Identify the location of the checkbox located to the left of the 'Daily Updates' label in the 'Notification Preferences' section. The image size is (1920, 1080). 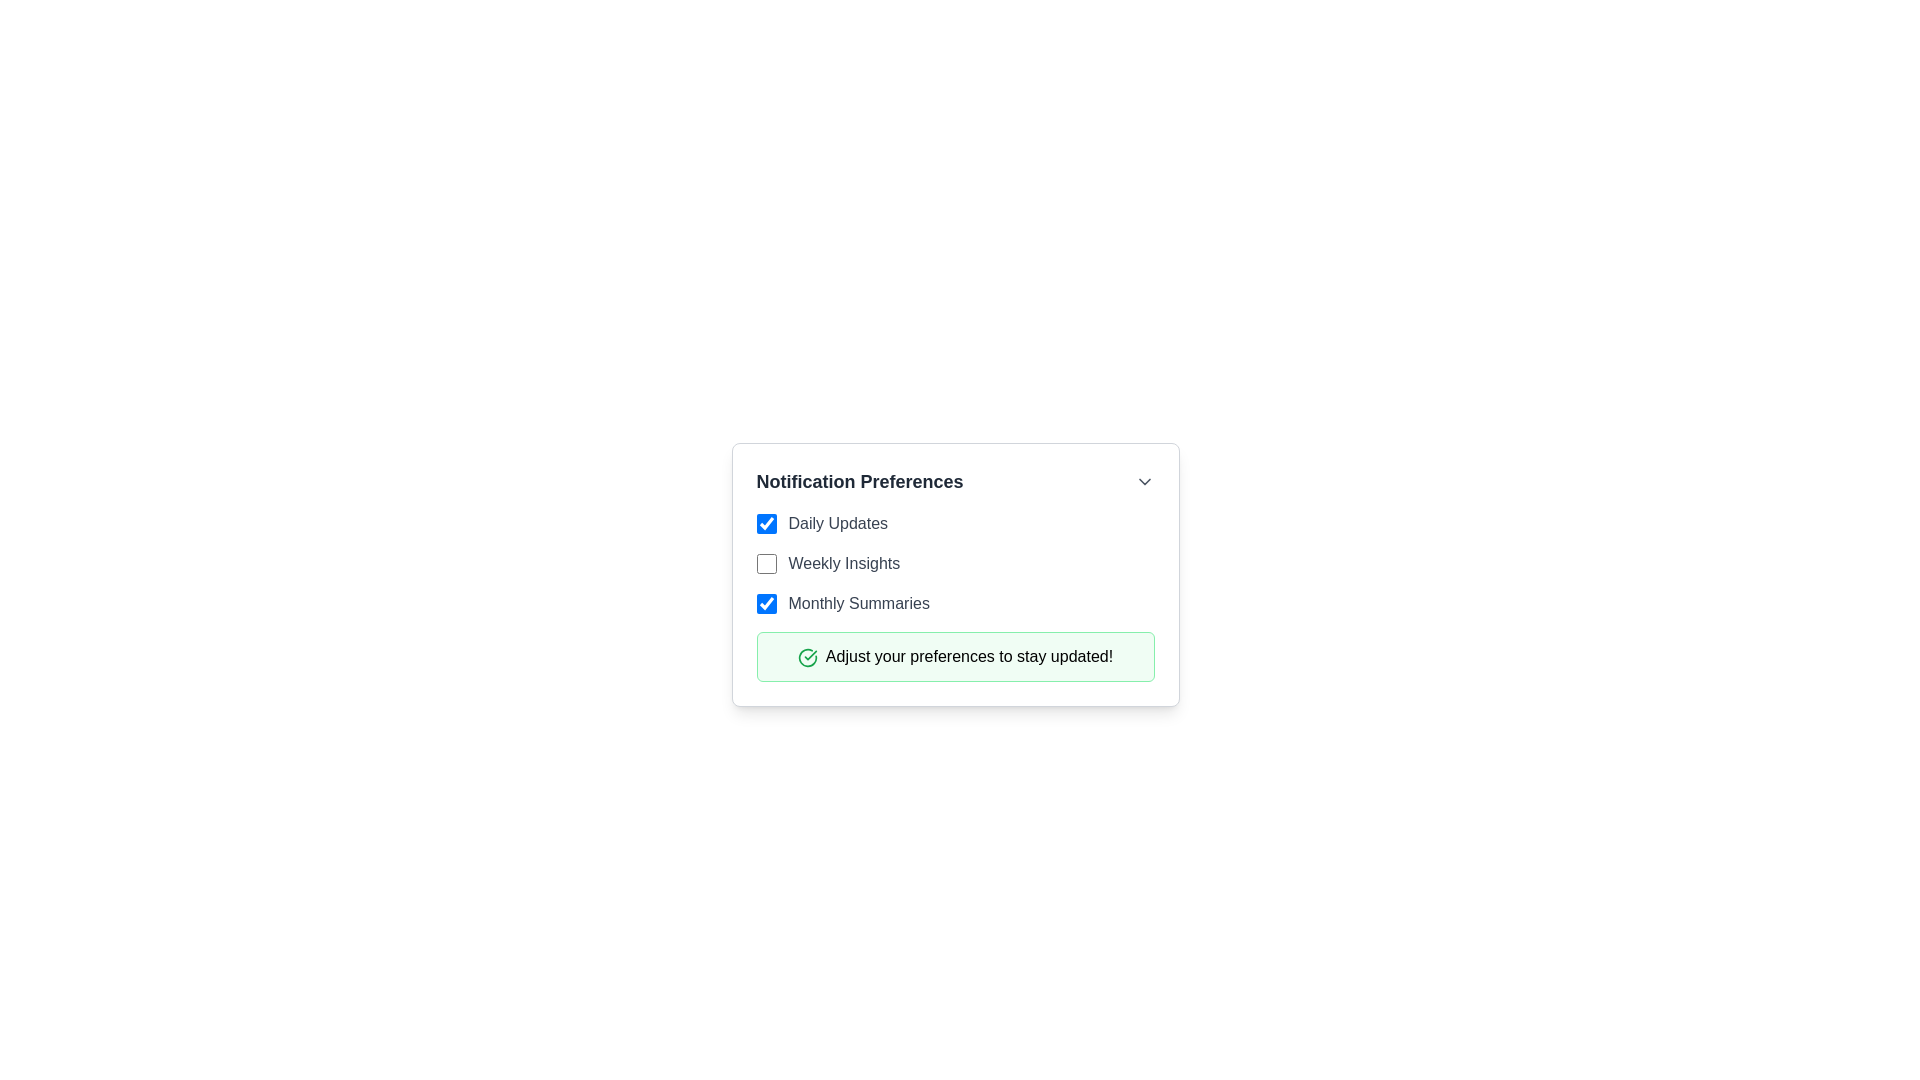
(765, 523).